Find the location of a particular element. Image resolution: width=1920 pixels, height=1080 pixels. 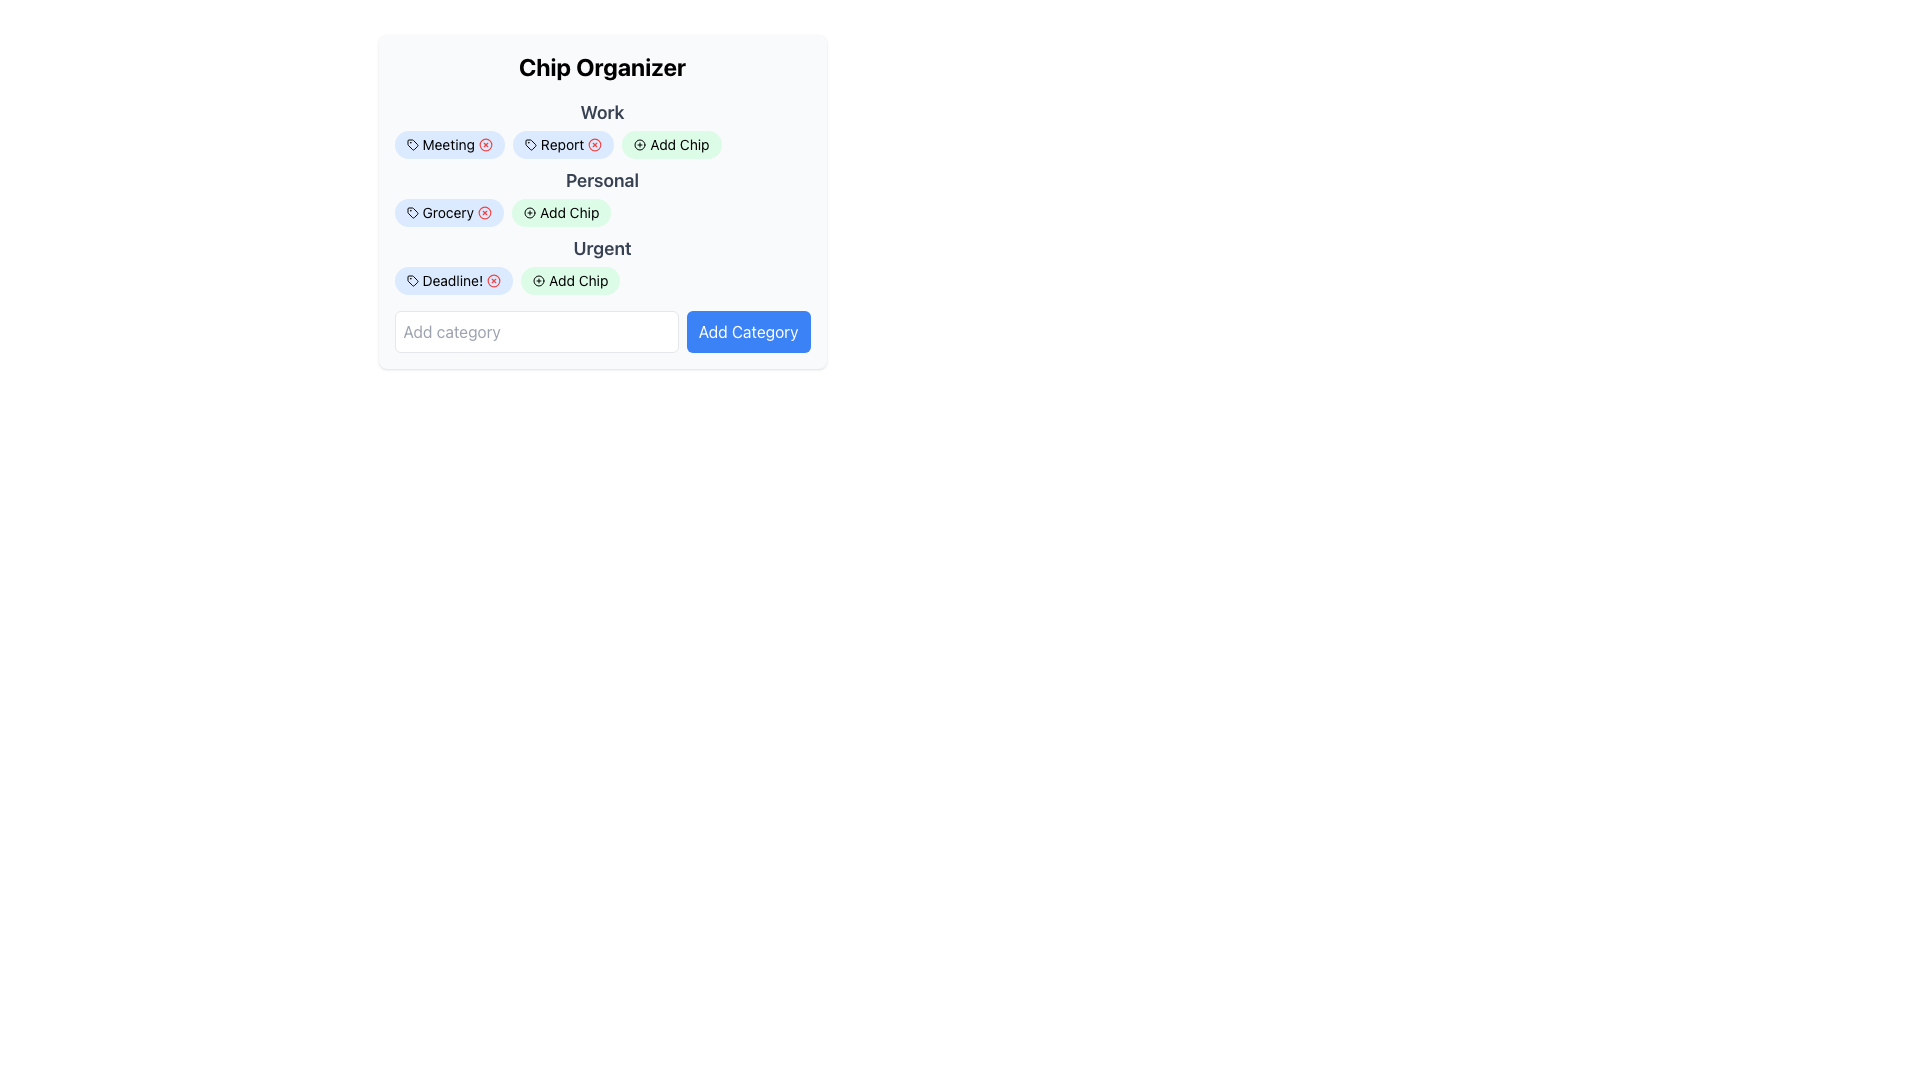

the circular red delete icon associated with the 'Grocery' item in the 'Personal' category is located at coordinates (485, 212).